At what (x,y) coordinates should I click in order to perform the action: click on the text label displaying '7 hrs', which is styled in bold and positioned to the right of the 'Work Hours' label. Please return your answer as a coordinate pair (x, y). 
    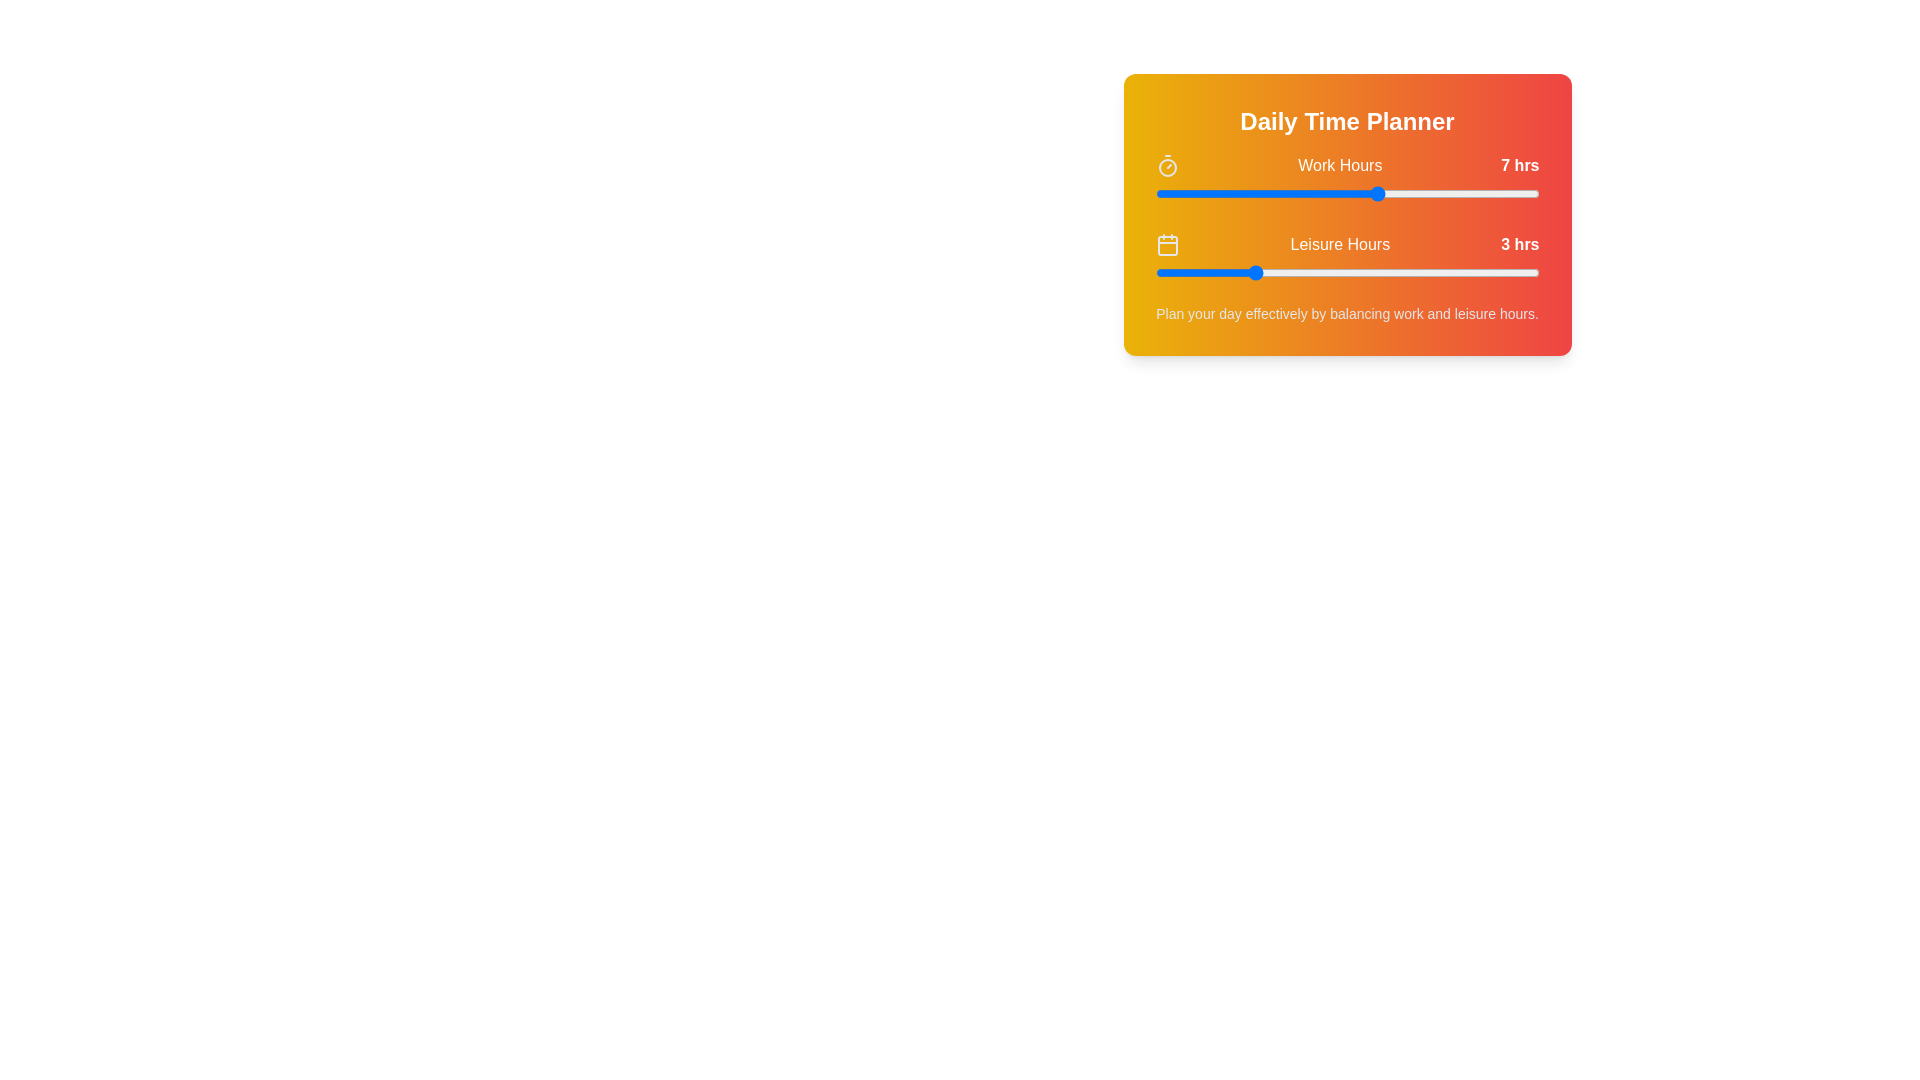
    Looking at the image, I should click on (1520, 164).